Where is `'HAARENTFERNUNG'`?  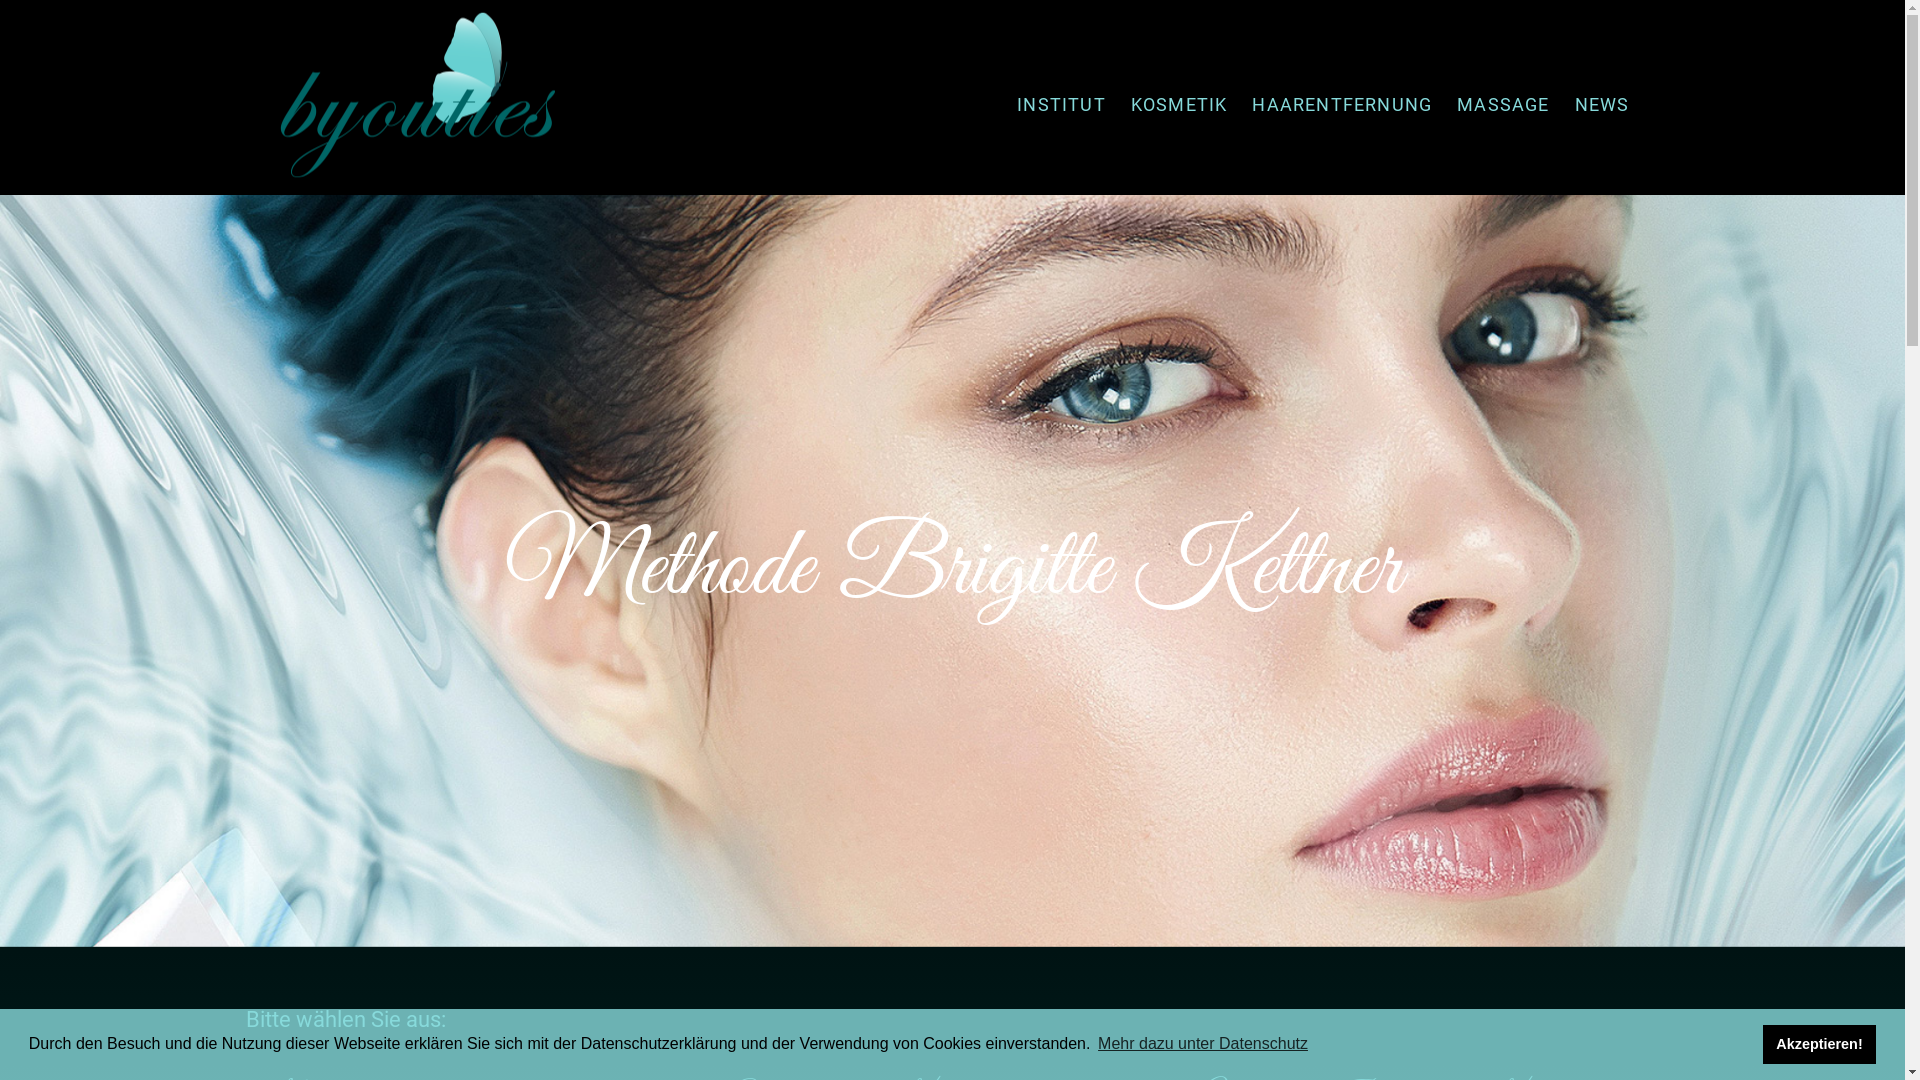
'HAARENTFERNUNG' is located at coordinates (1342, 104).